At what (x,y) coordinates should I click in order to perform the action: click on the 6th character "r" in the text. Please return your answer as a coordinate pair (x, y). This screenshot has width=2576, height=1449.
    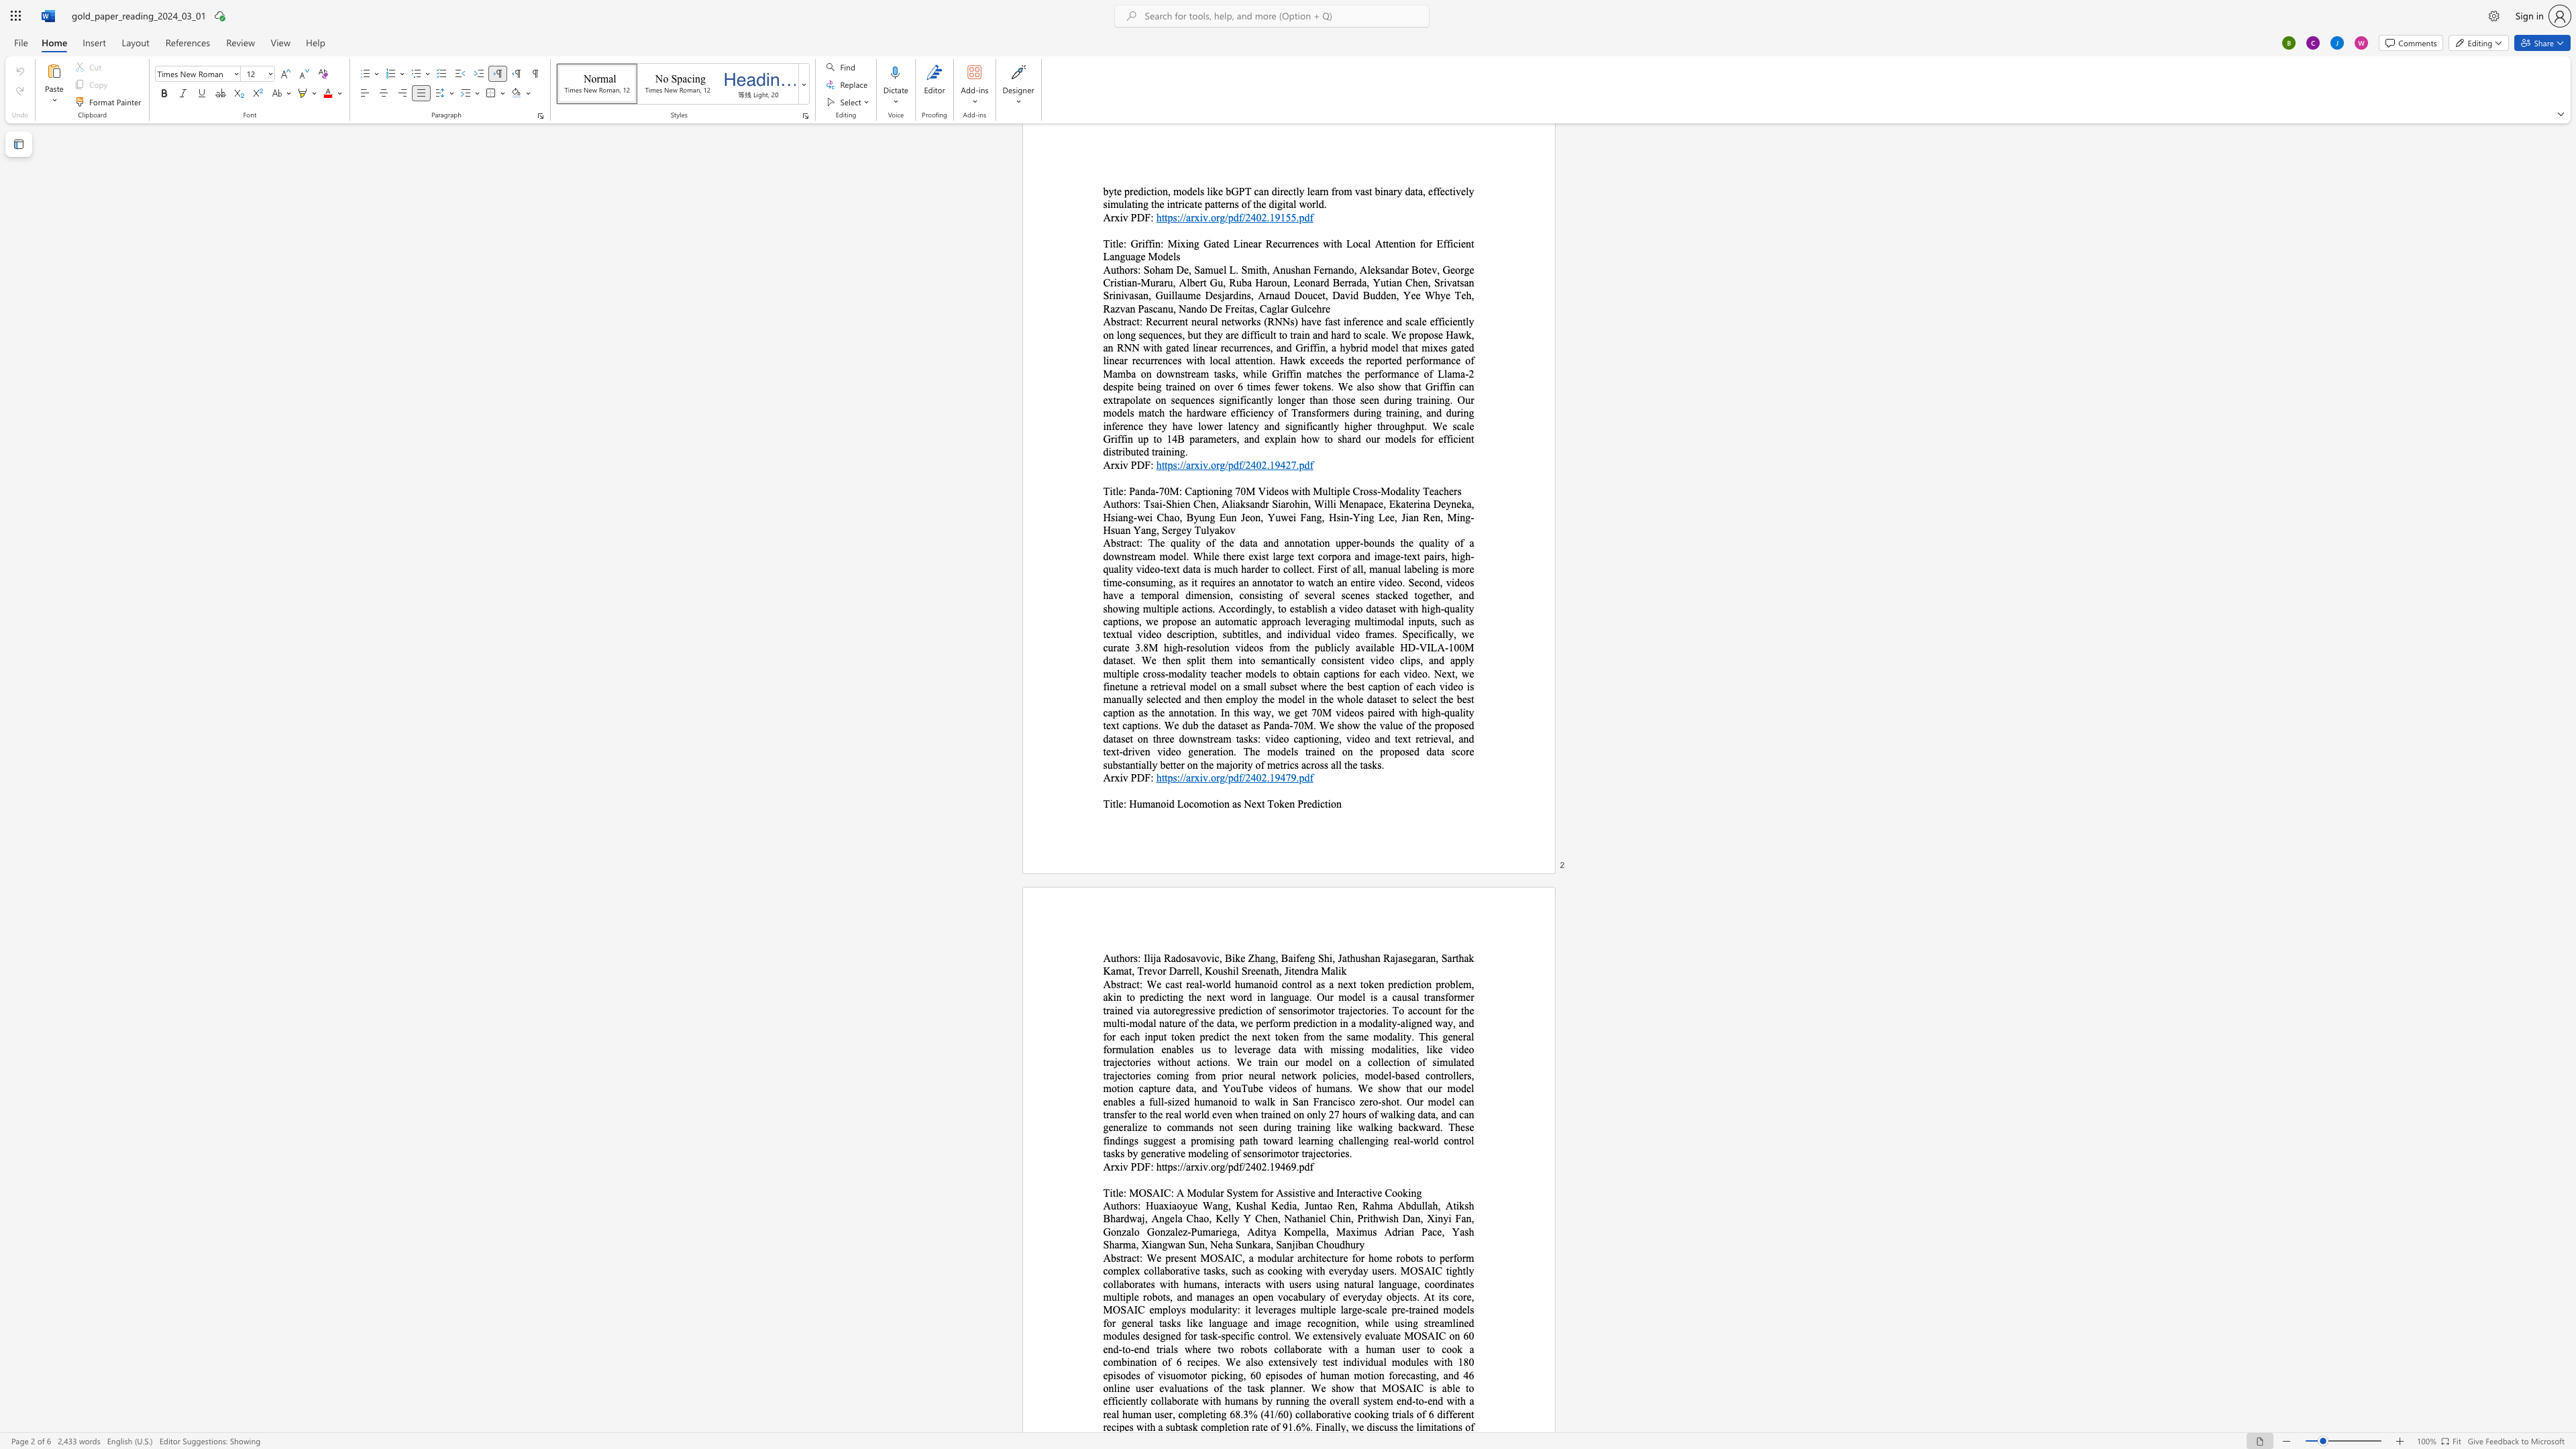
    Looking at the image, I should click on (1187, 969).